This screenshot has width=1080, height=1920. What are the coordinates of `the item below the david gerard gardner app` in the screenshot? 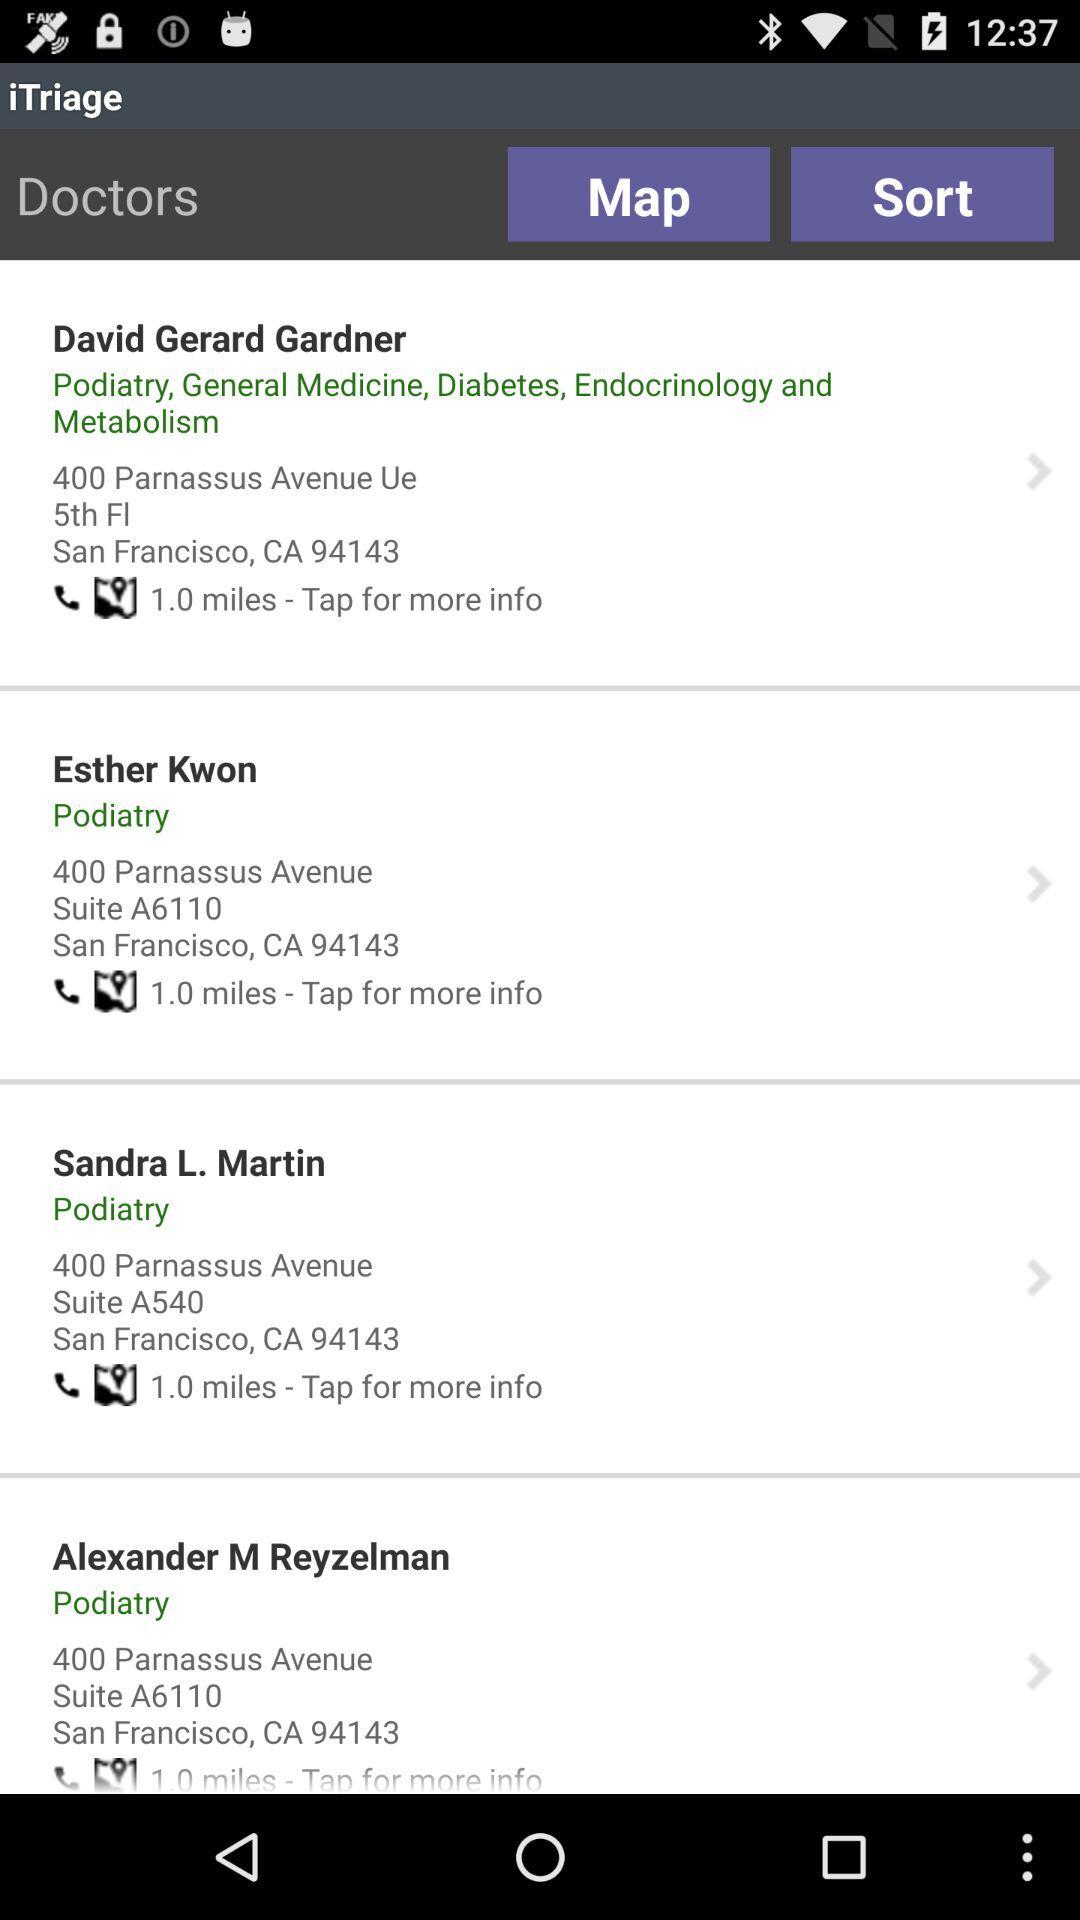 It's located at (524, 401).